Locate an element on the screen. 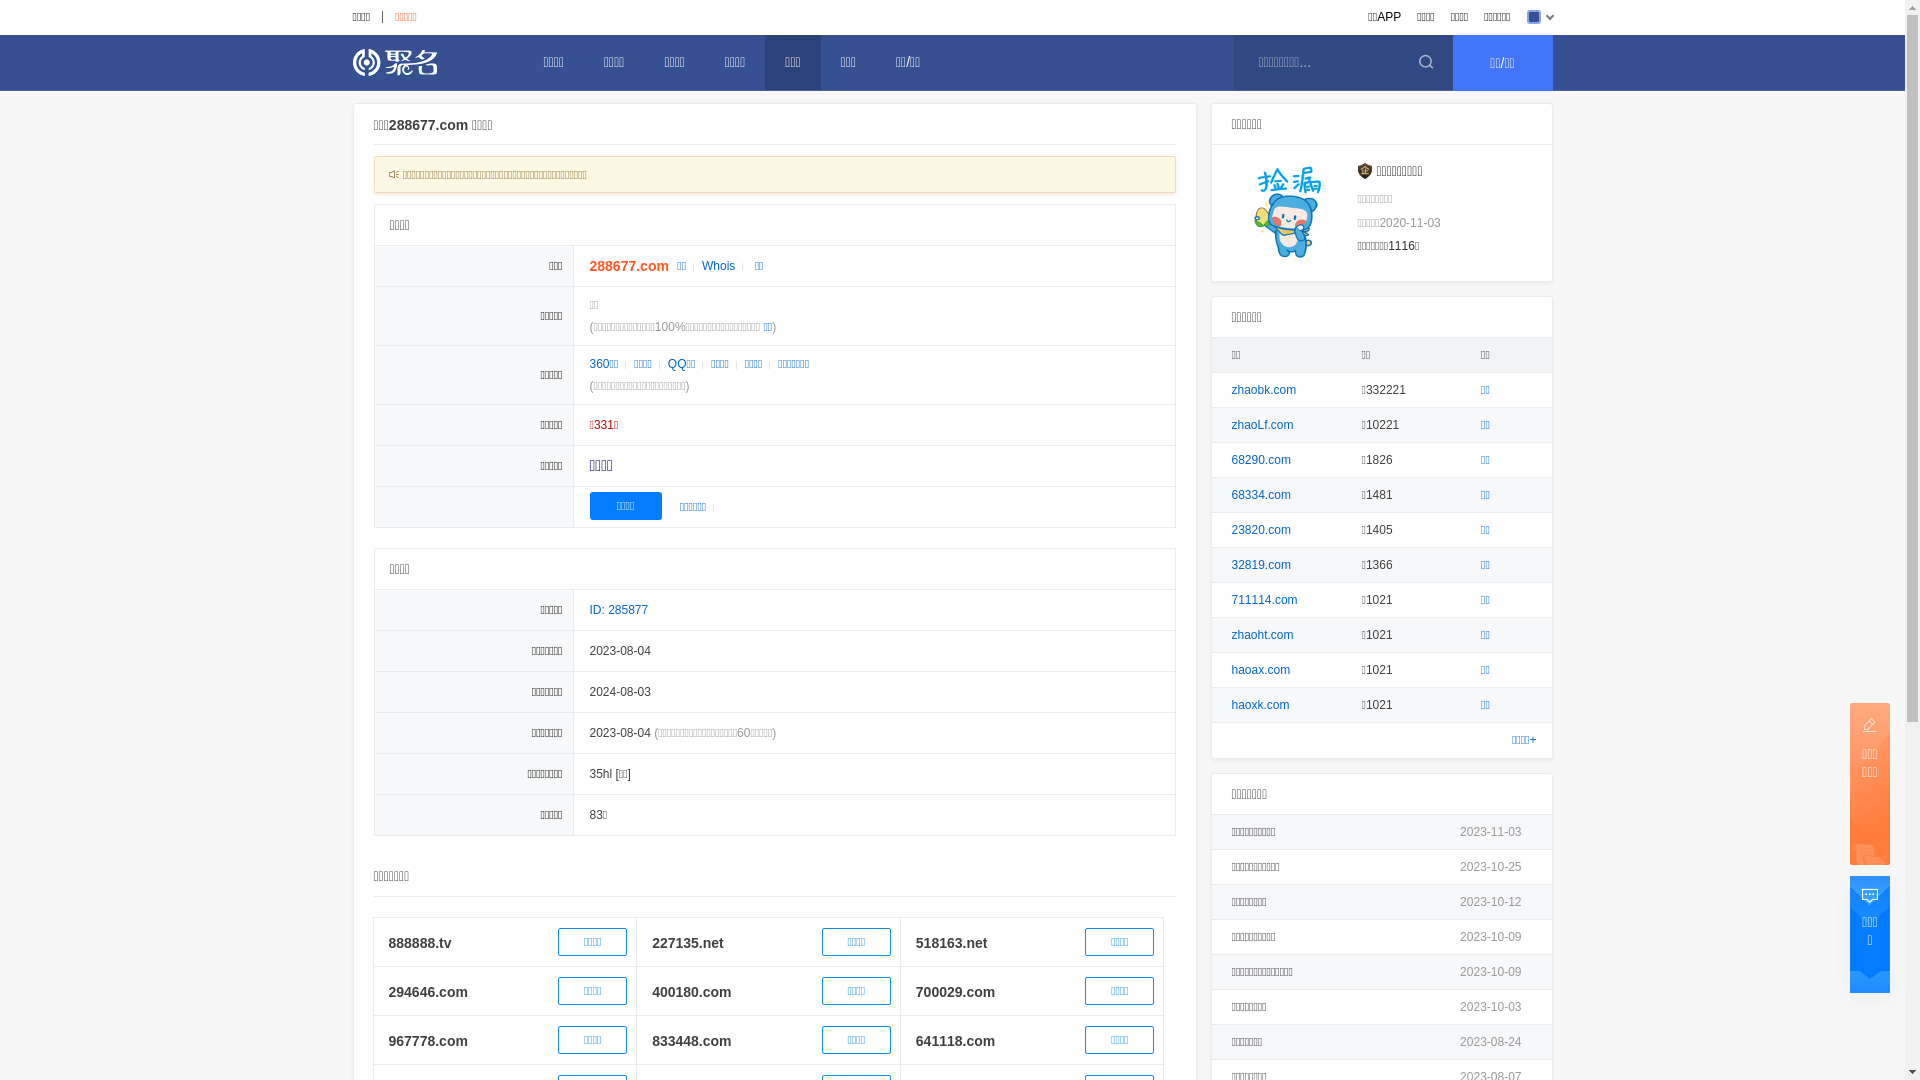 Image resolution: width=1920 pixels, height=1080 pixels. 'zhaobk.com' is located at coordinates (1263, 389).